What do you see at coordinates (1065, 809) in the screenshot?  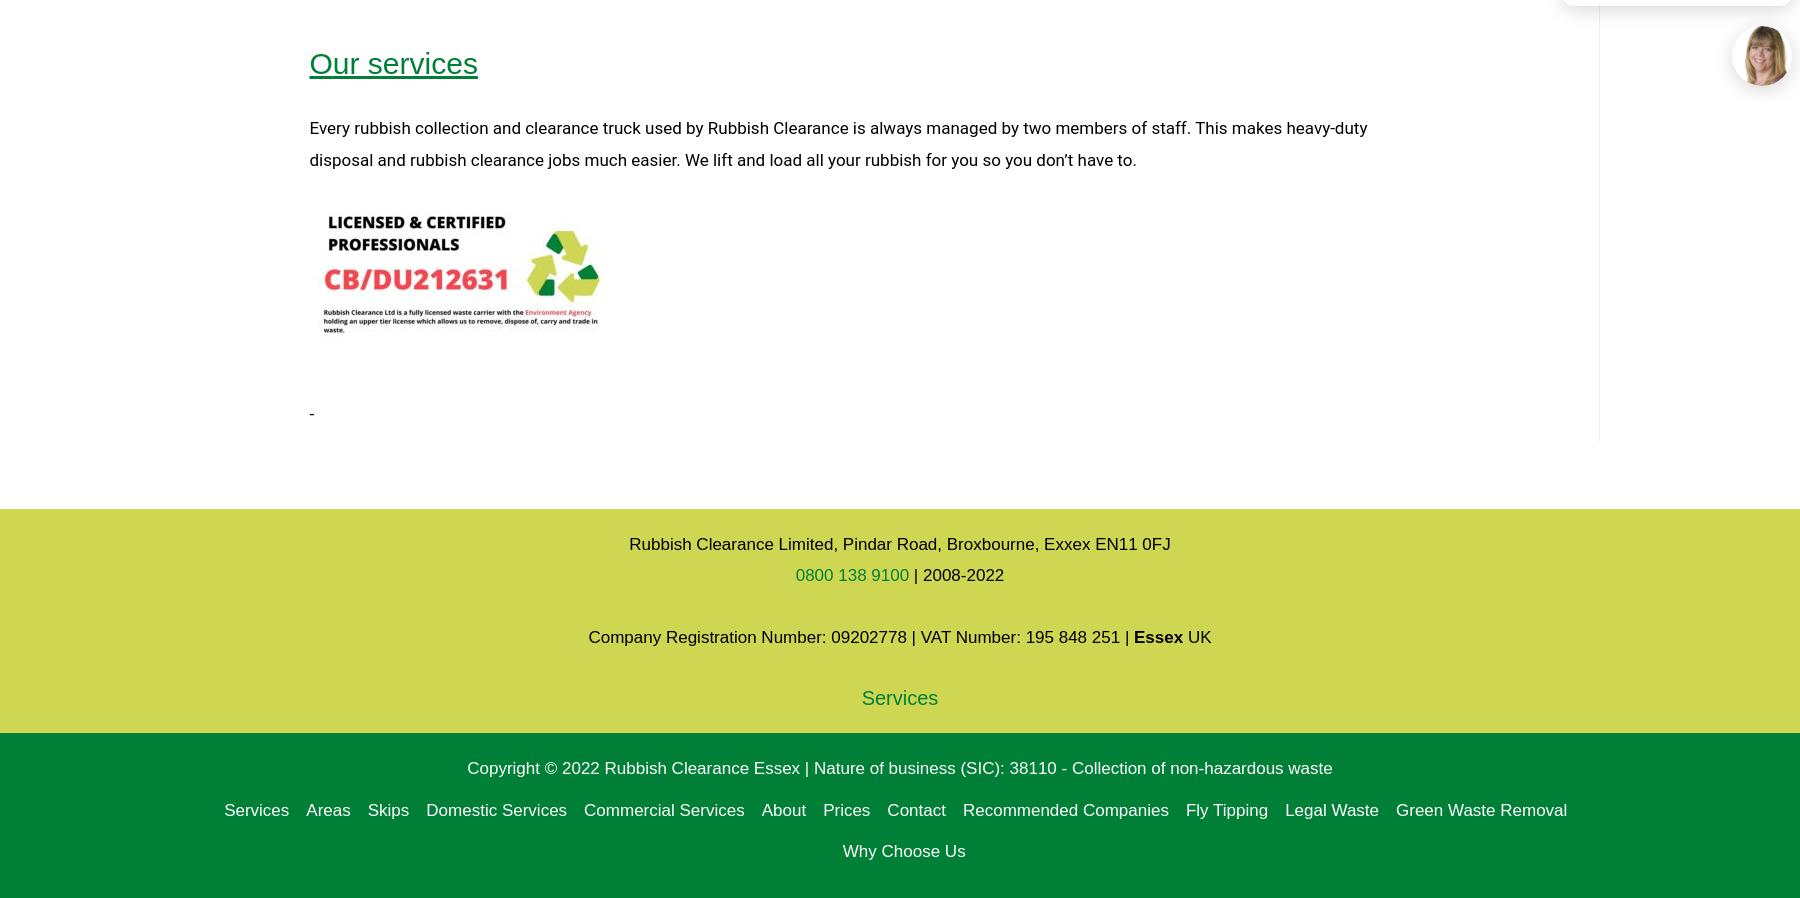 I see `'Recommended Companies'` at bounding box center [1065, 809].